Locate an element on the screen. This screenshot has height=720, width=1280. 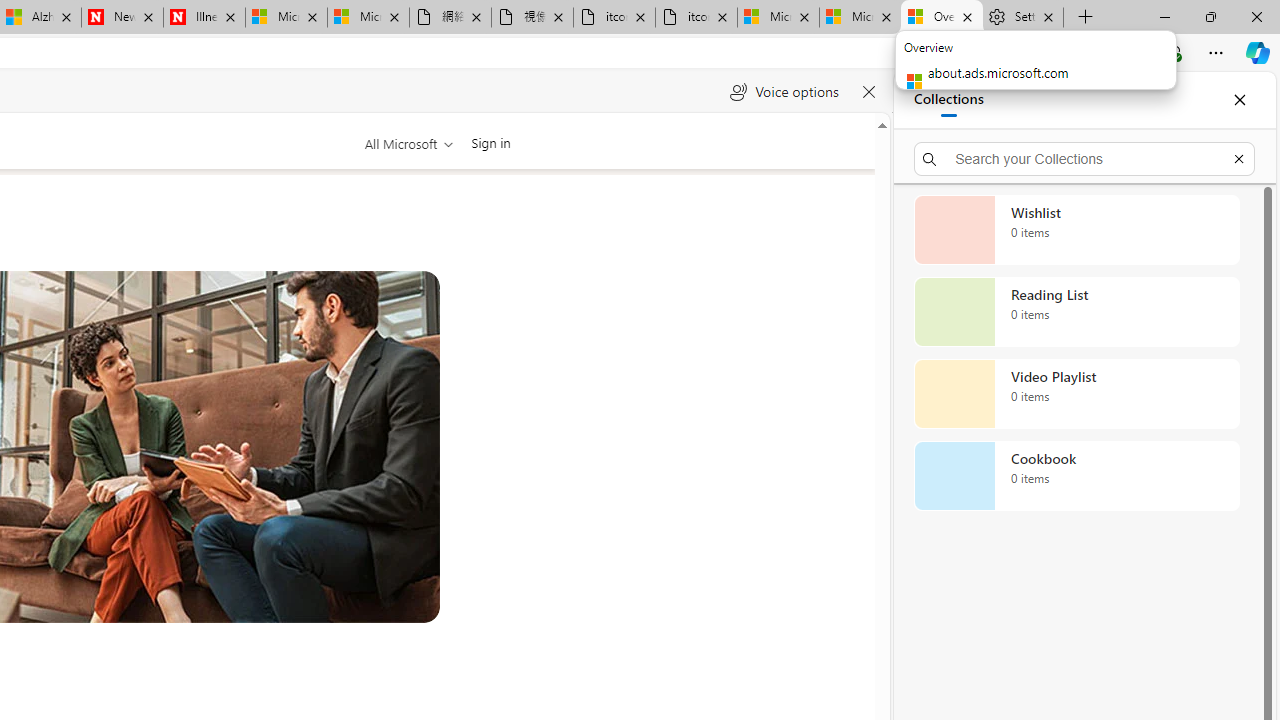
'Illness news & latest pictures from Newsweek.com' is located at coordinates (204, 17).